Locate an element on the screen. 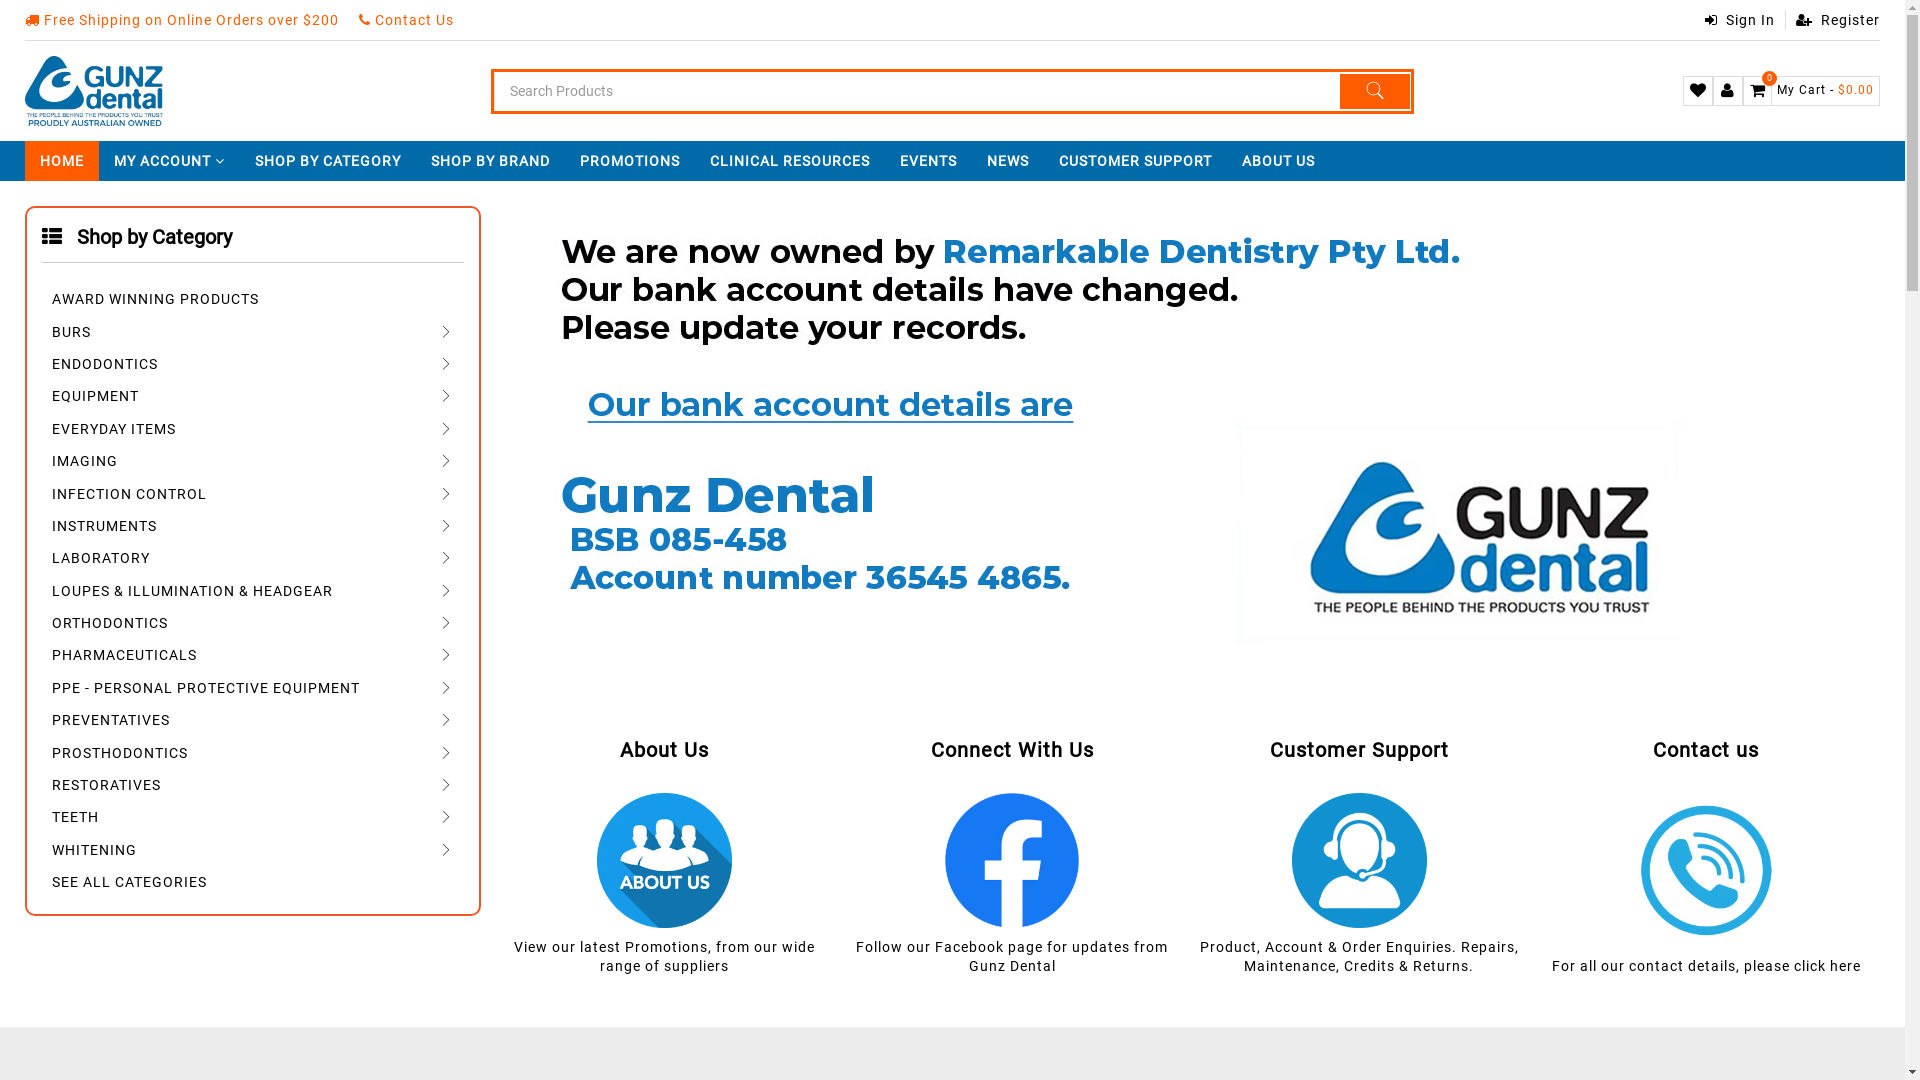 Image resolution: width=1920 pixels, height=1080 pixels. 'NEWS' is located at coordinates (1008, 160).